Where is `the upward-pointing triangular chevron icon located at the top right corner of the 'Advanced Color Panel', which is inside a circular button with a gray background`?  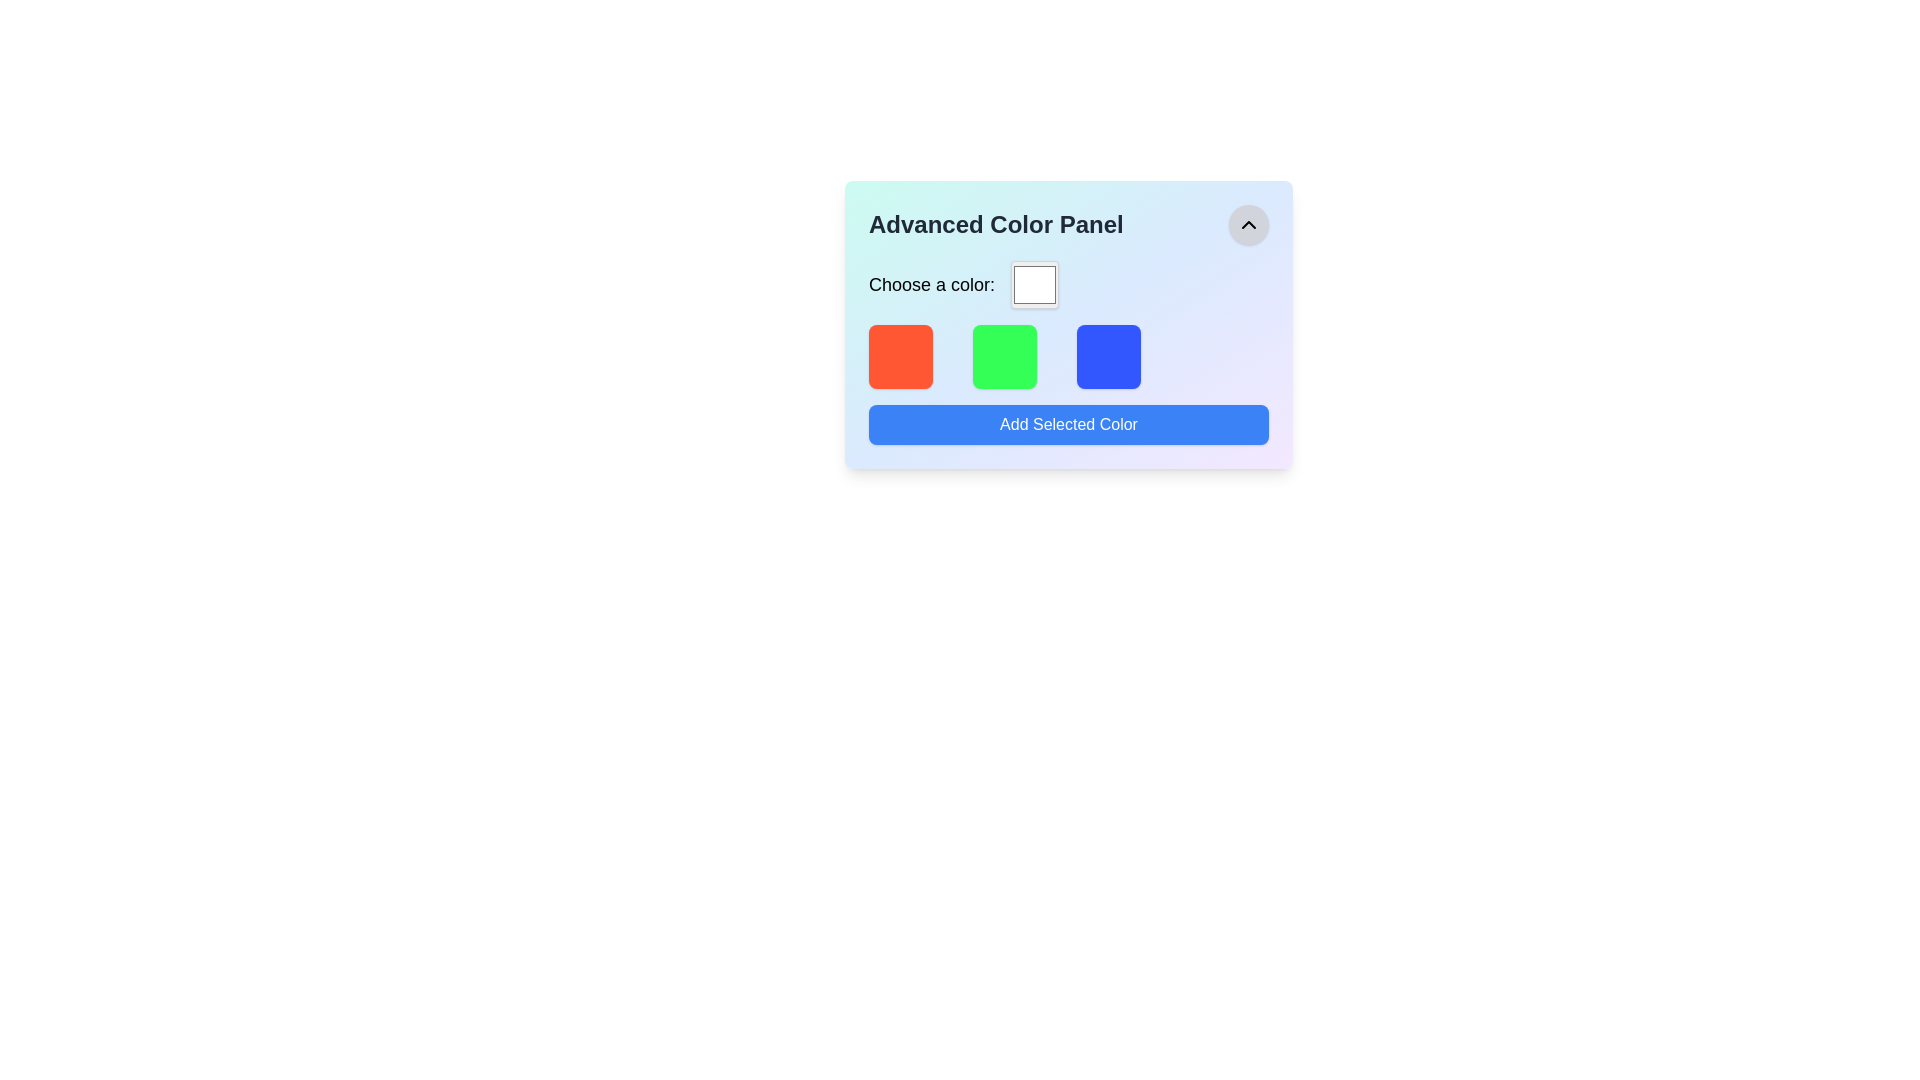 the upward-pointing triangular chevron icon located at the top right corner of the 'Advanced Color Panel', which is inside a circular button with a gray background is located at coordinates (1247, 224).